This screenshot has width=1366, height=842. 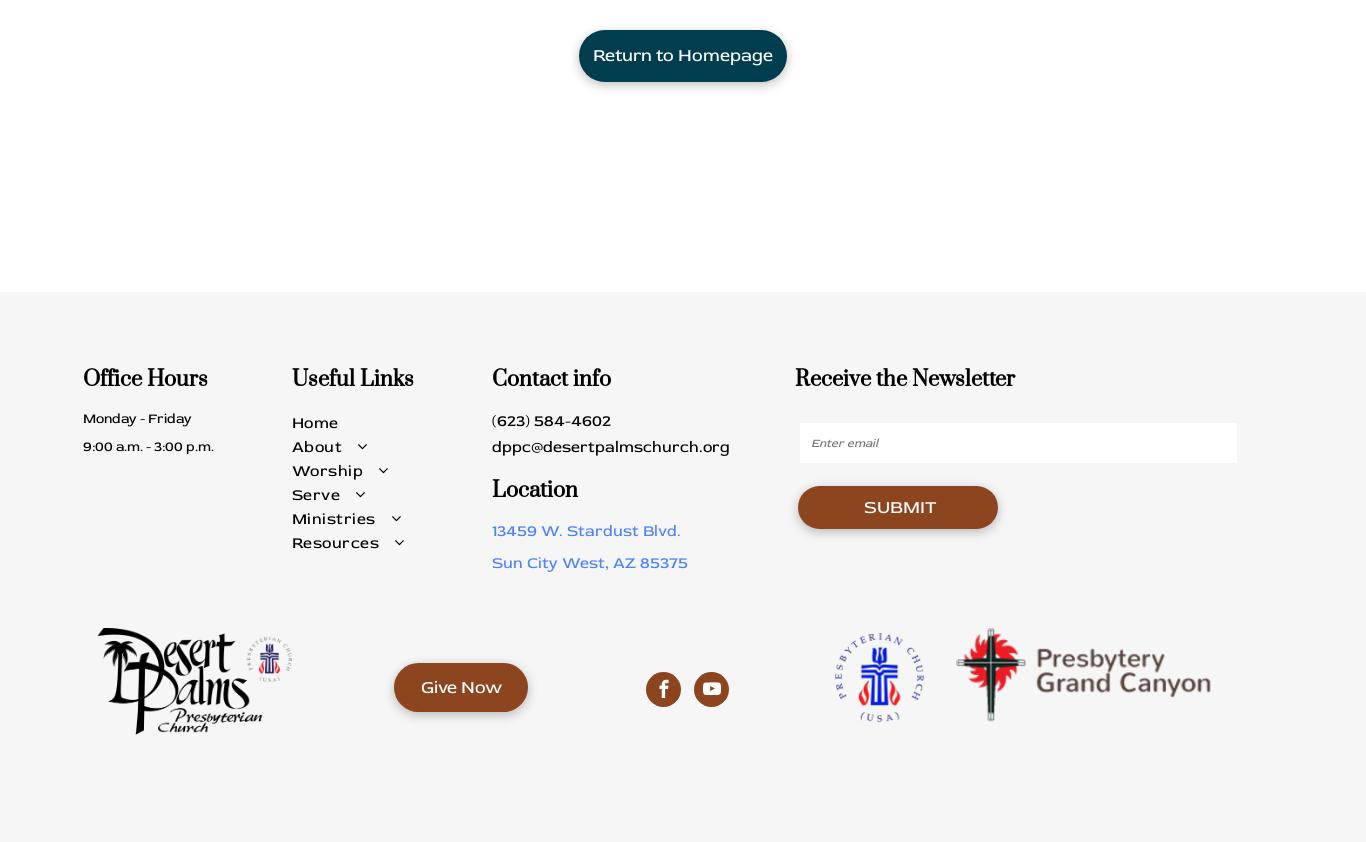 What do you see at coordinates (588, 561) in the screenshot?
I see `'Sun City West, AZ 85375'` at bounding box center [588, 561].